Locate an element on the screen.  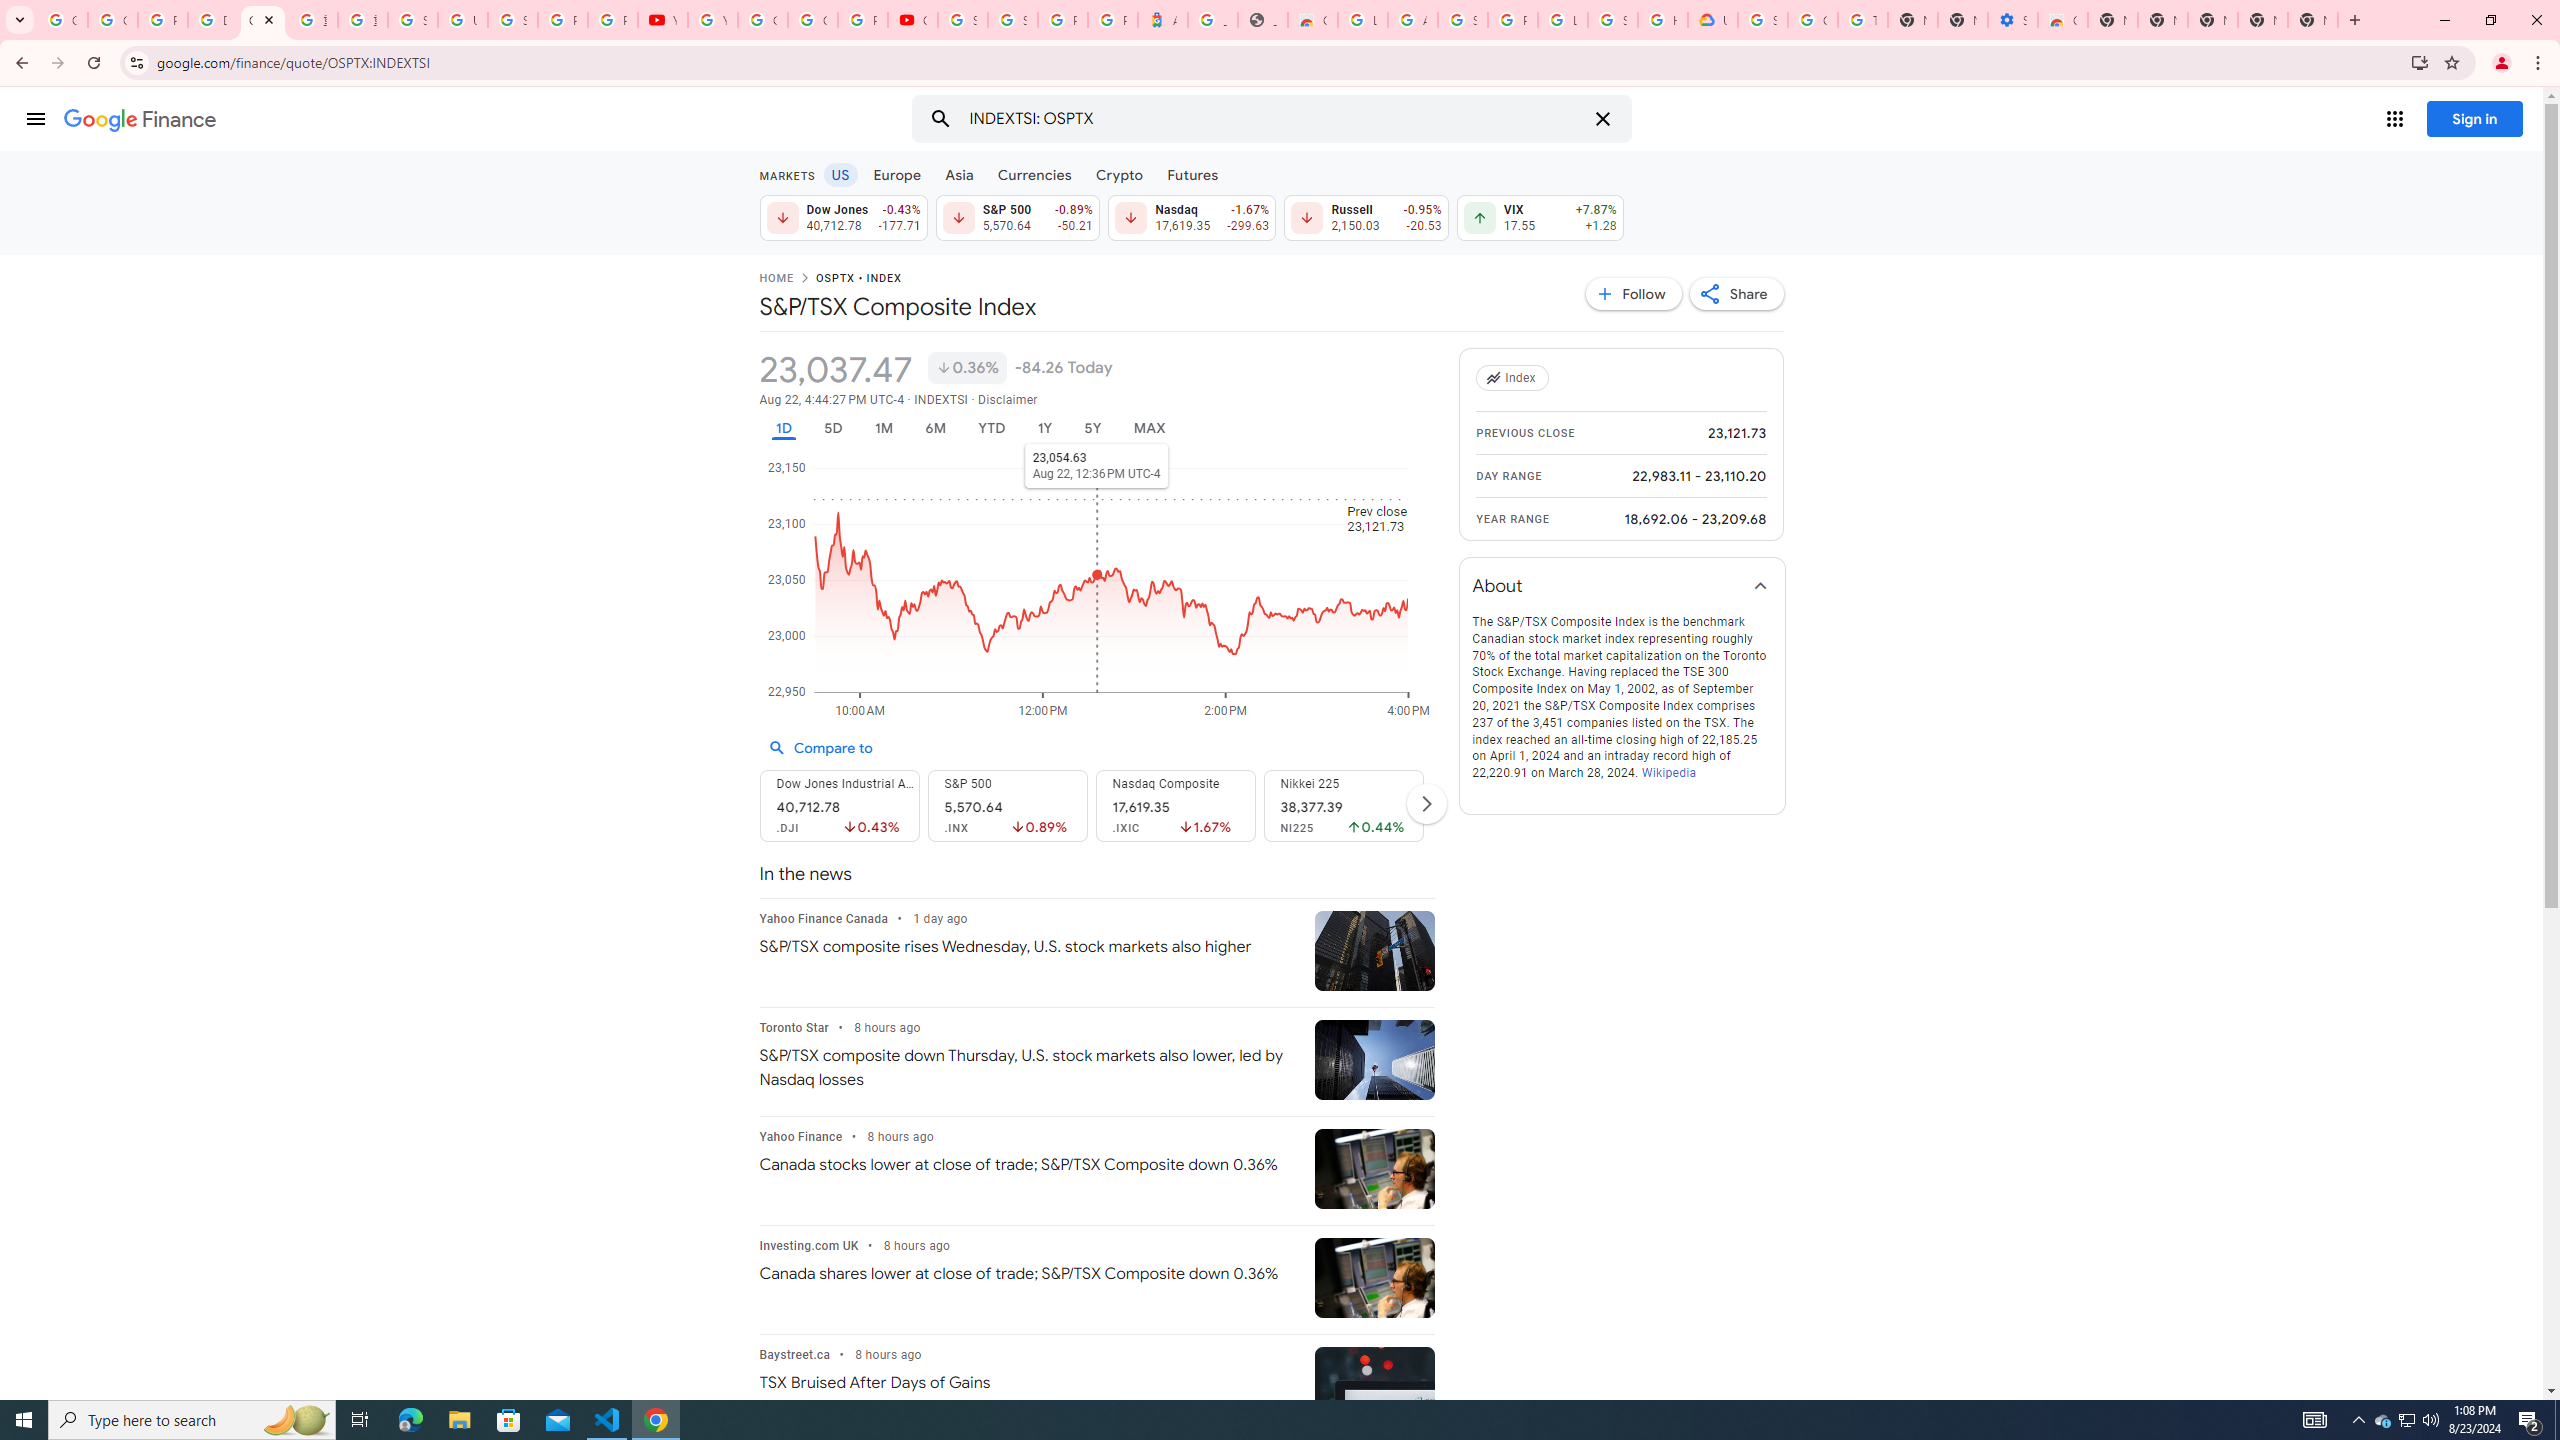
'Russell 2,150.03 Down by 0.95% -20.53' is located at coordinates (1366, 217).